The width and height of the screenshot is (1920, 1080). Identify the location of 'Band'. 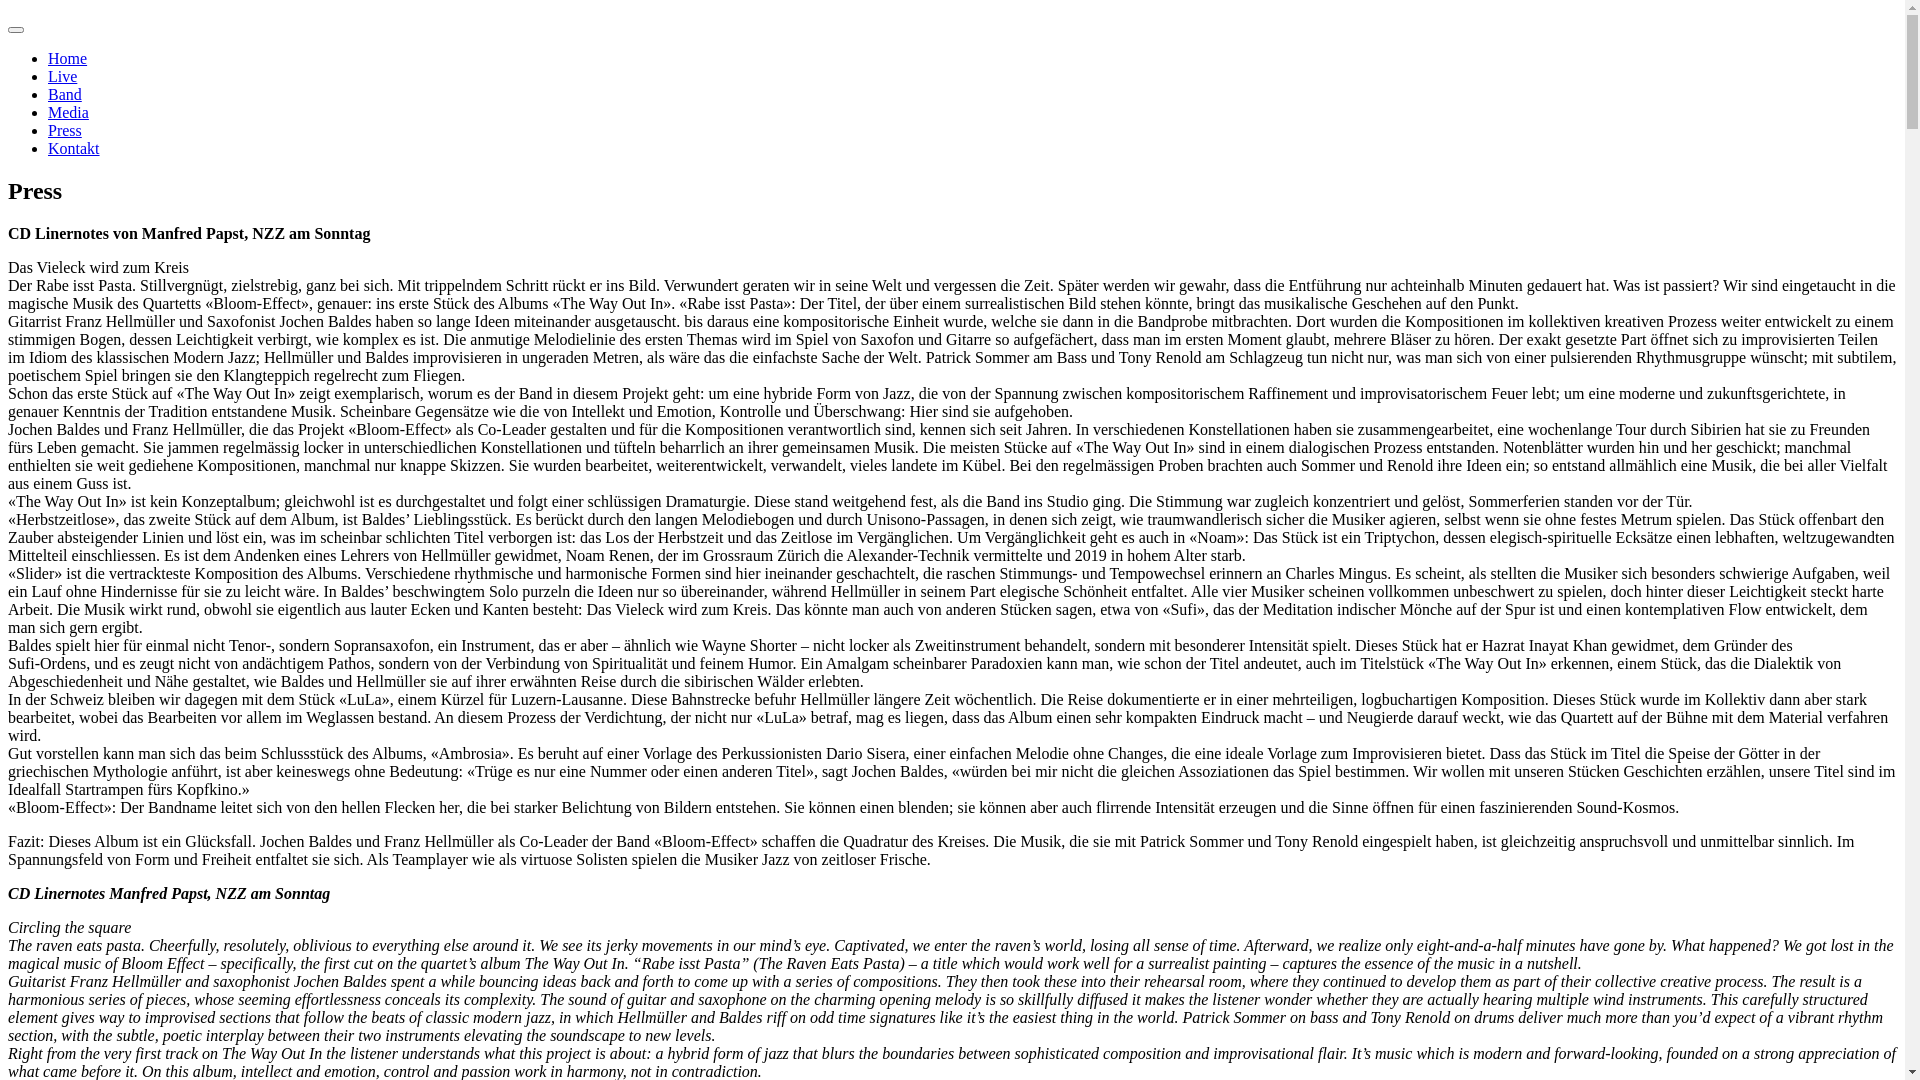
(48, 94).